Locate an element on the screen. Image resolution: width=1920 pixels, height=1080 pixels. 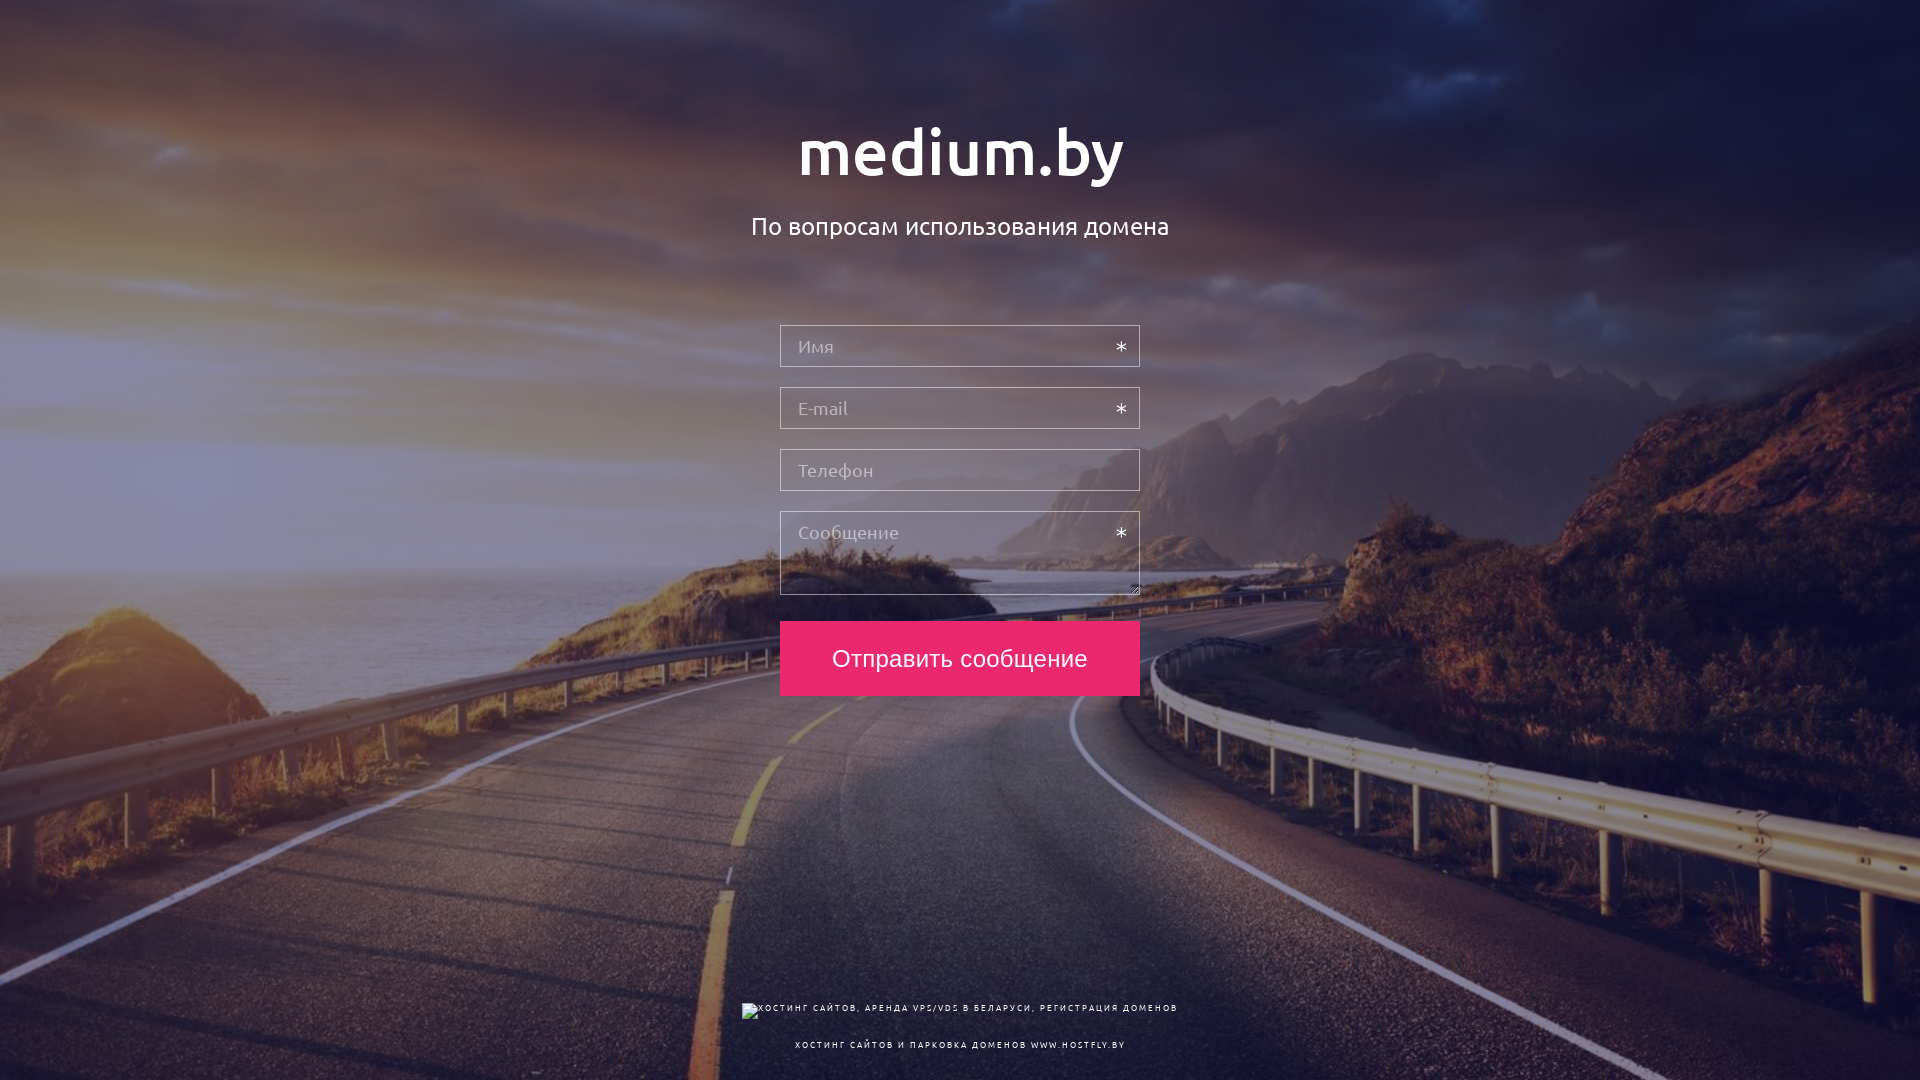
'WWW.HOSTFLY.BY' is located at coordinates (1076, 1043).